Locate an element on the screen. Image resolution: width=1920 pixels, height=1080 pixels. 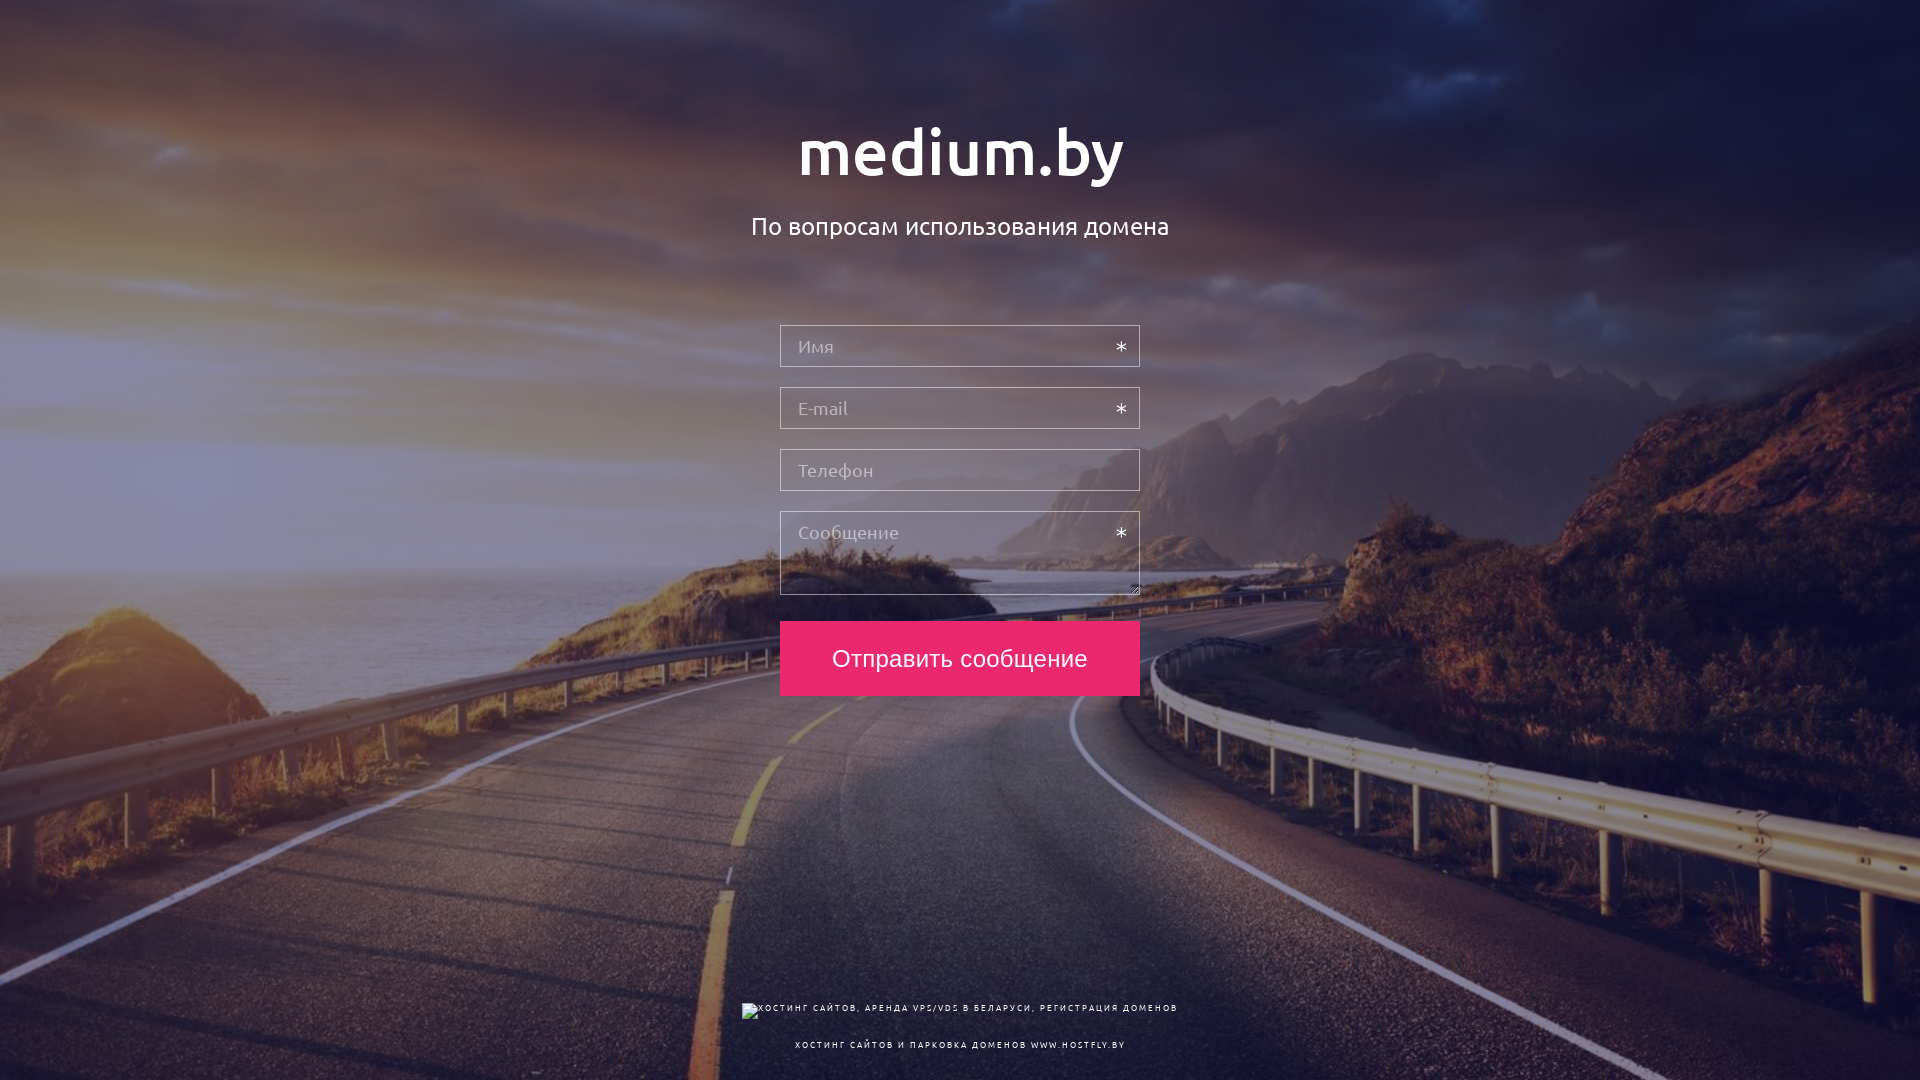
'WWW.HOSTFLY.BY' is located at coordinates (1076, 1043).